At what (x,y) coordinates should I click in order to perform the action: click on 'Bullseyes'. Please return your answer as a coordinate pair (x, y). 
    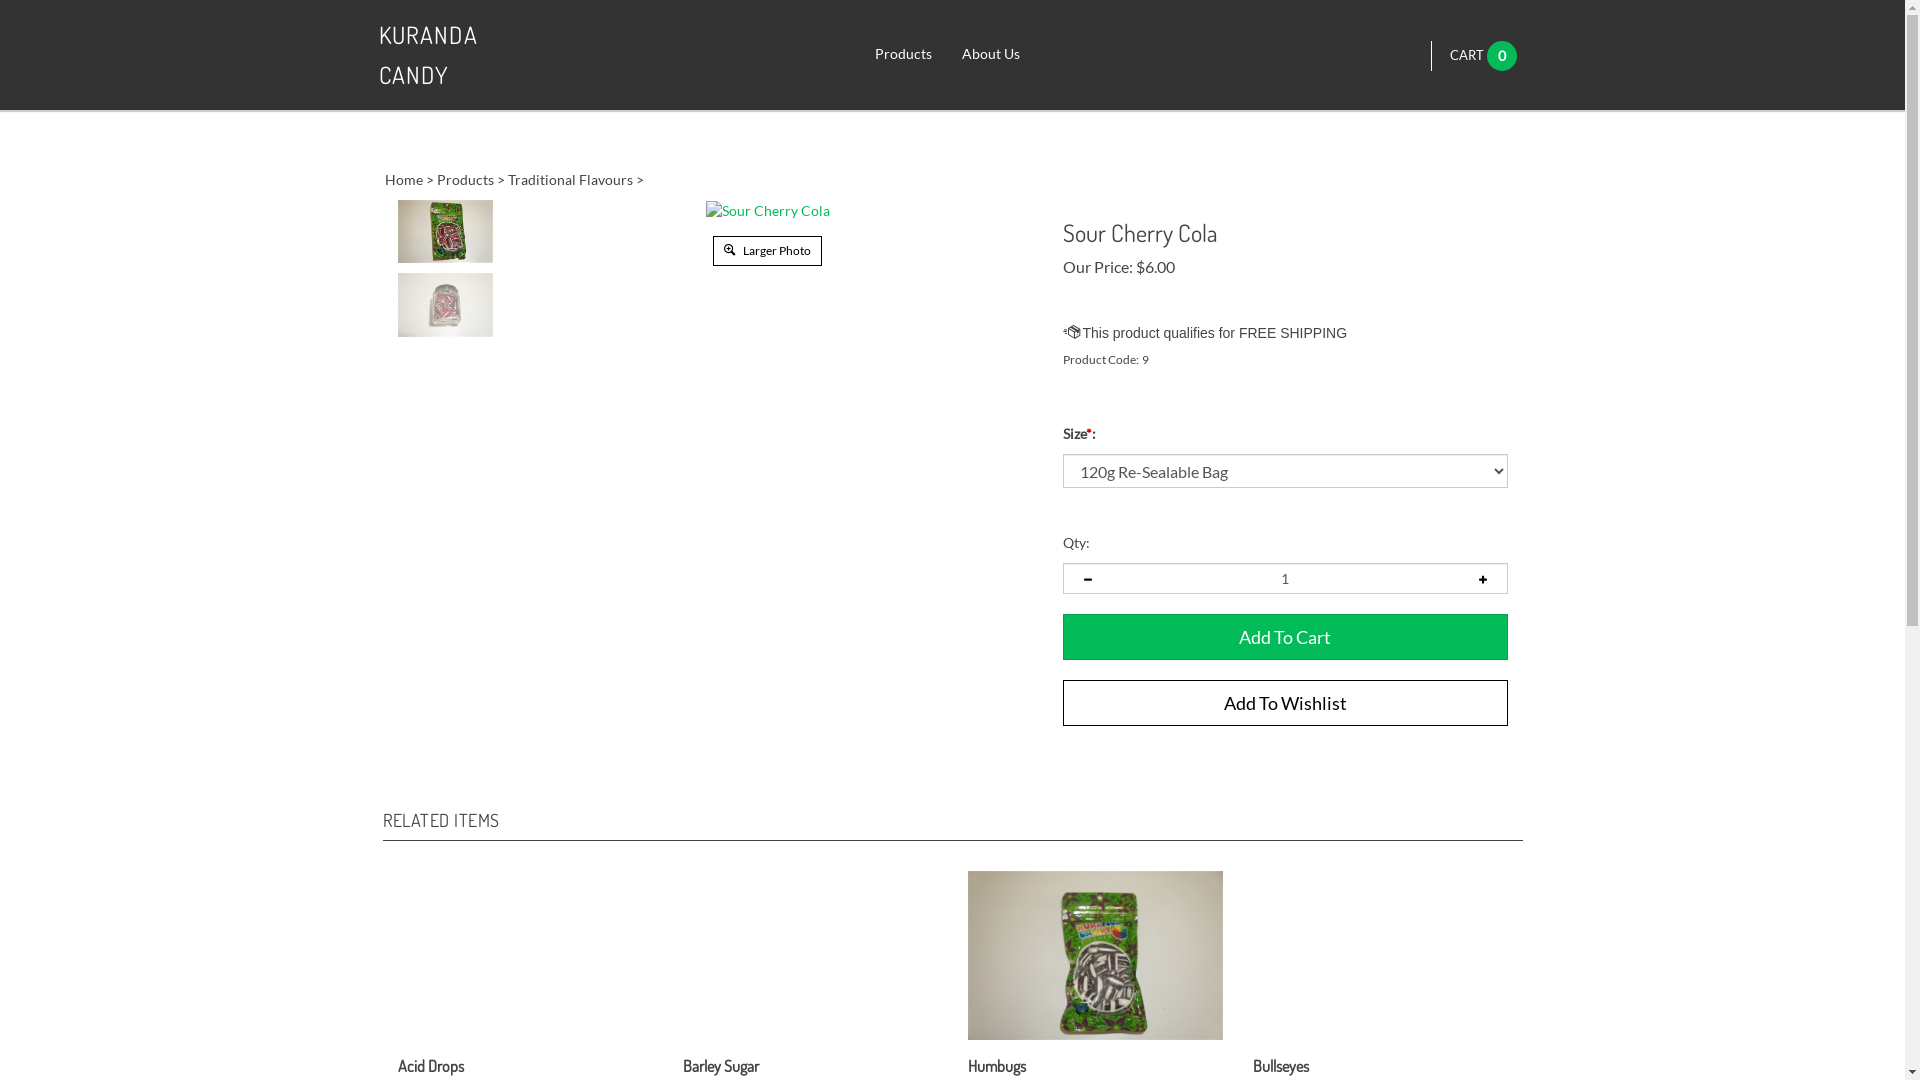
    Looking at the image, I should click on (1251, 1065).